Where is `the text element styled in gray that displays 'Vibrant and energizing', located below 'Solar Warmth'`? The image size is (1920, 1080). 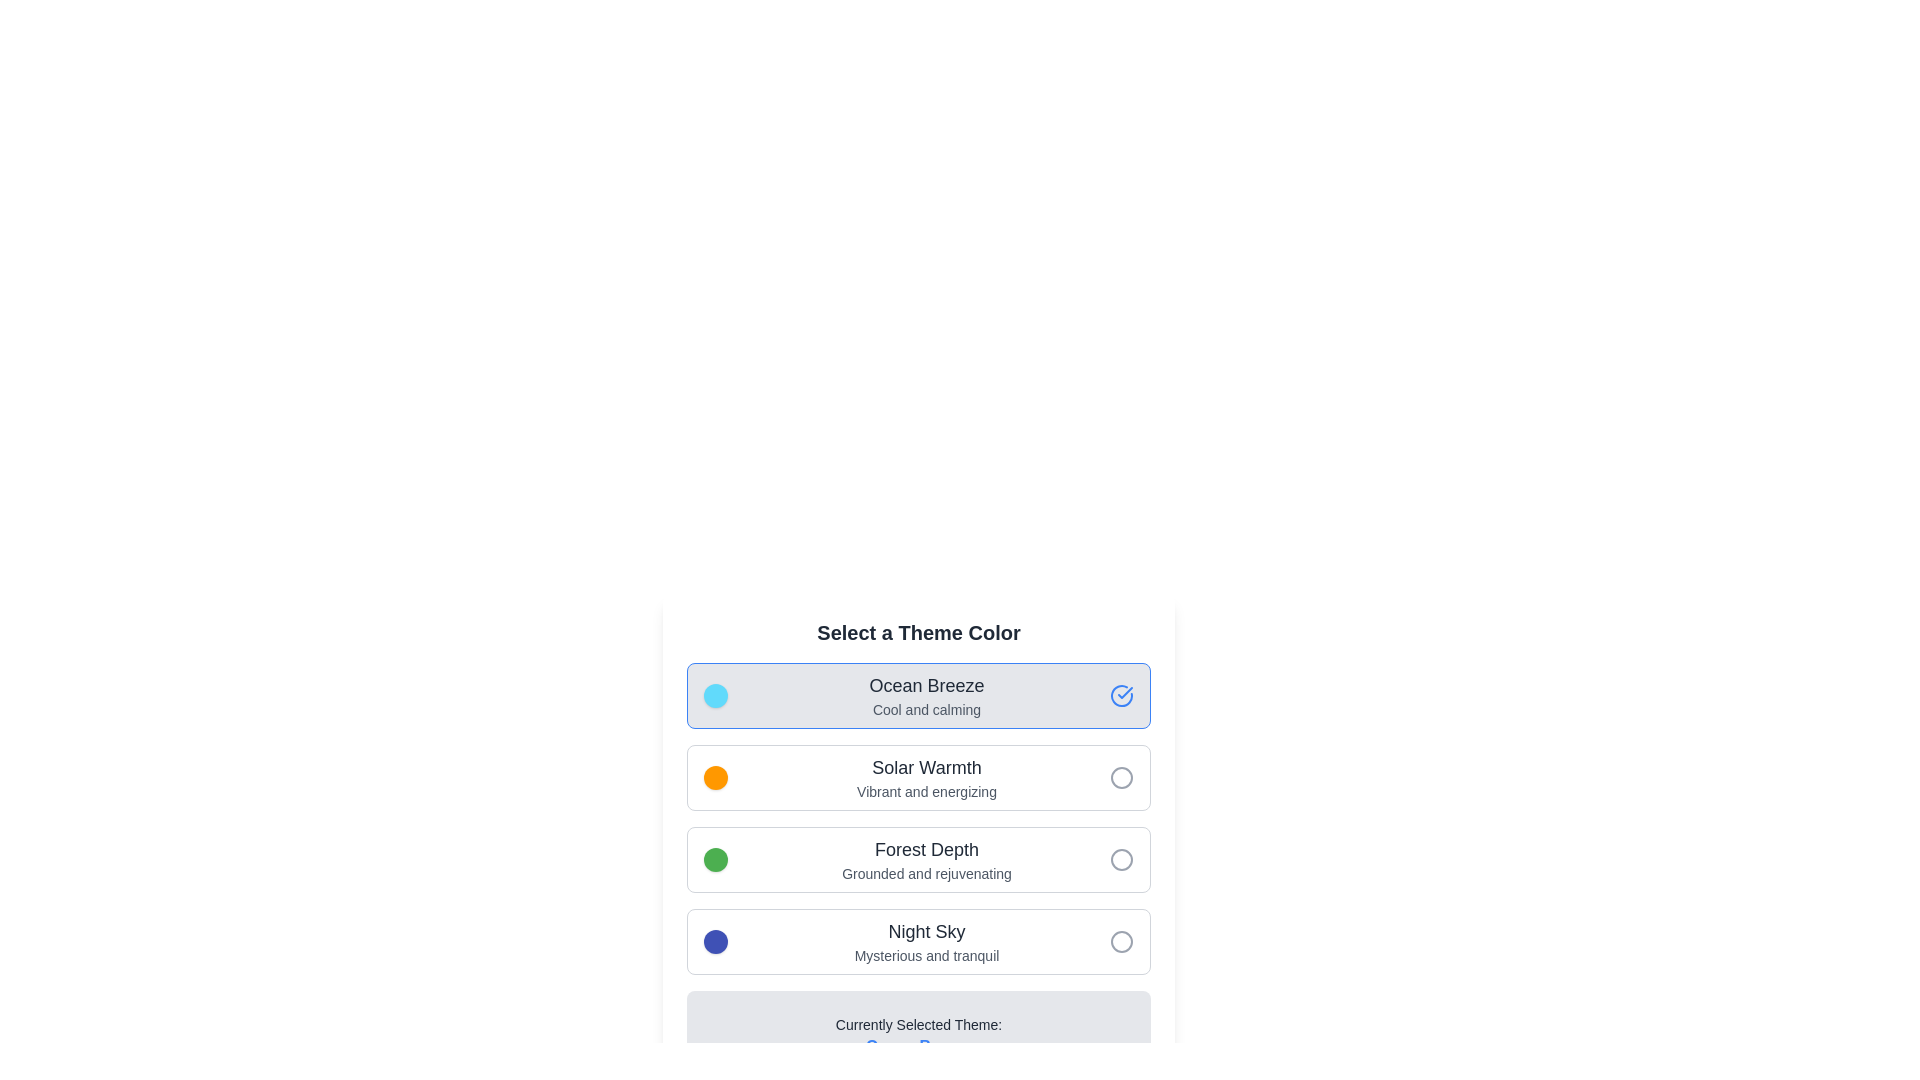
the text element styled in gray that displays 'Vibrant and energizing', located below 'Solar Warmth' is located at coordinates (925, 790).